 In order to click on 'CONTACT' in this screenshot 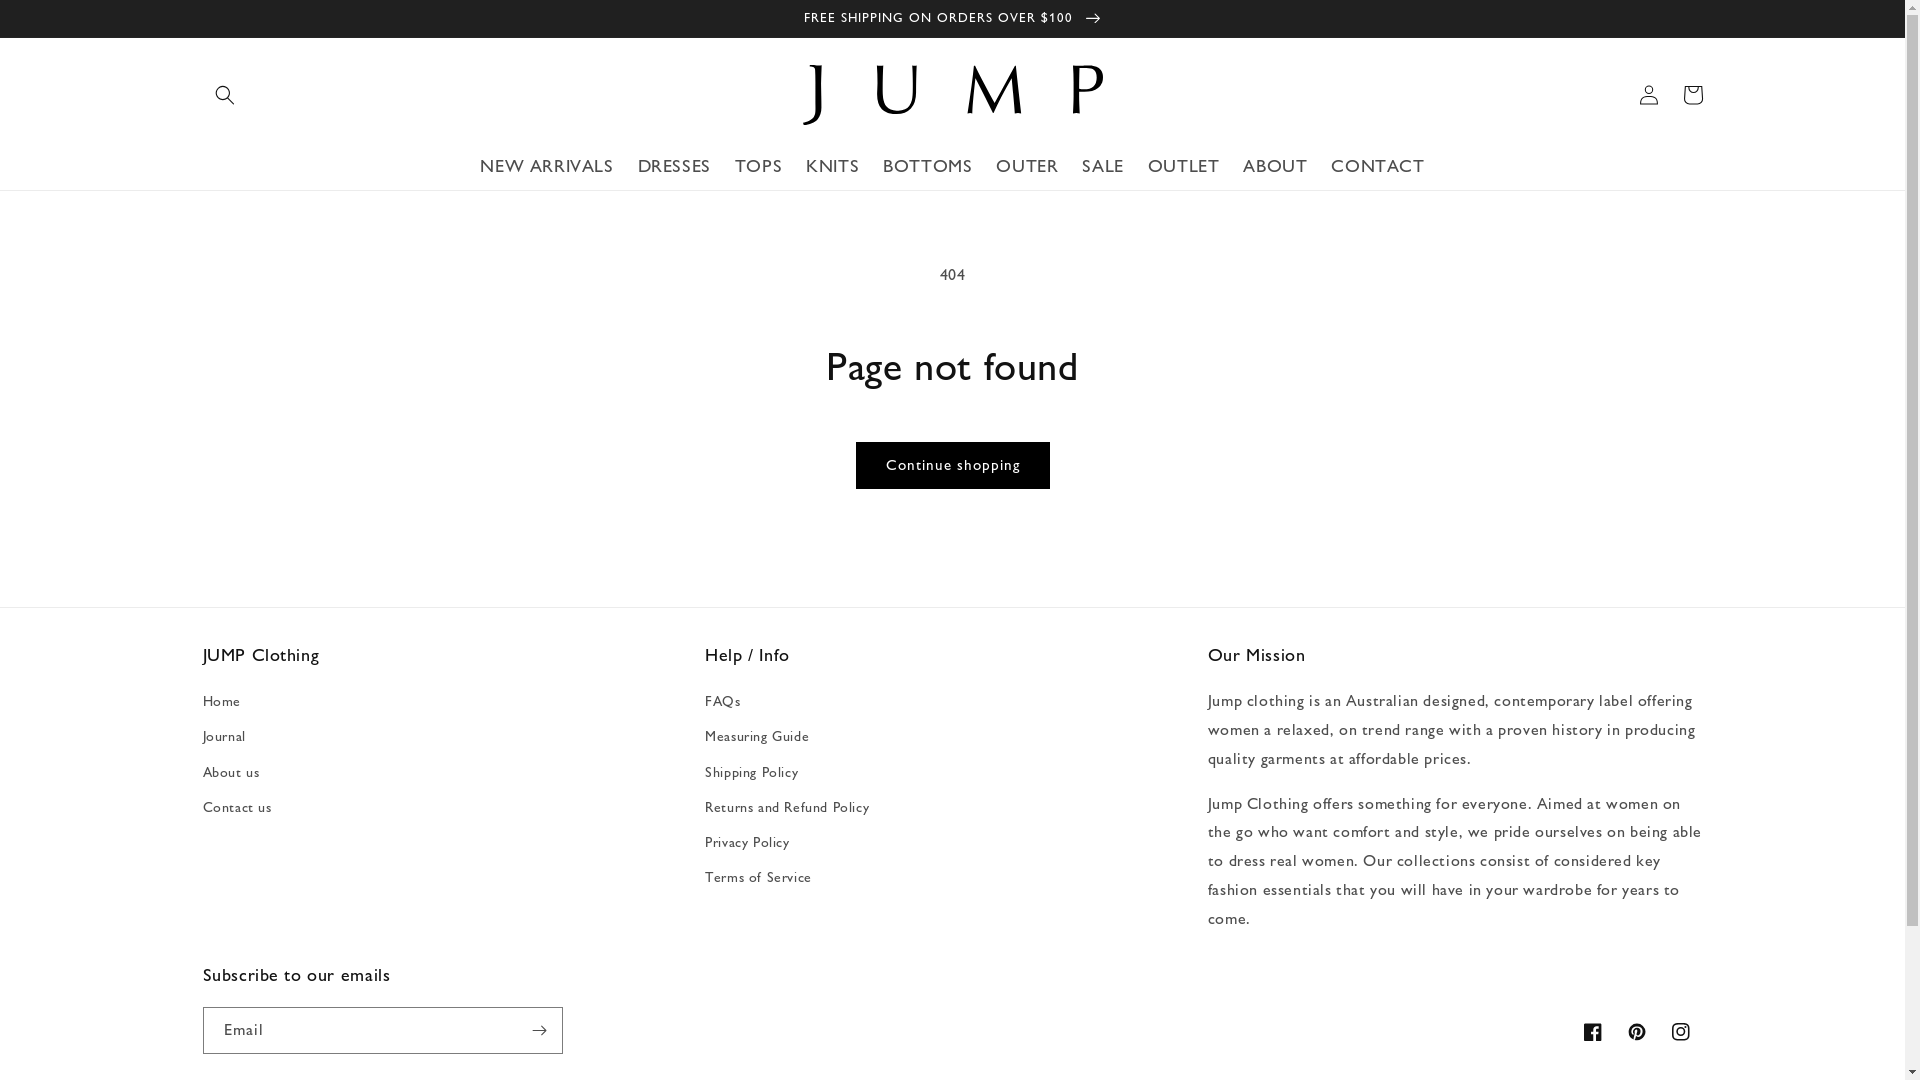, I will do `click(1376, 165)`.